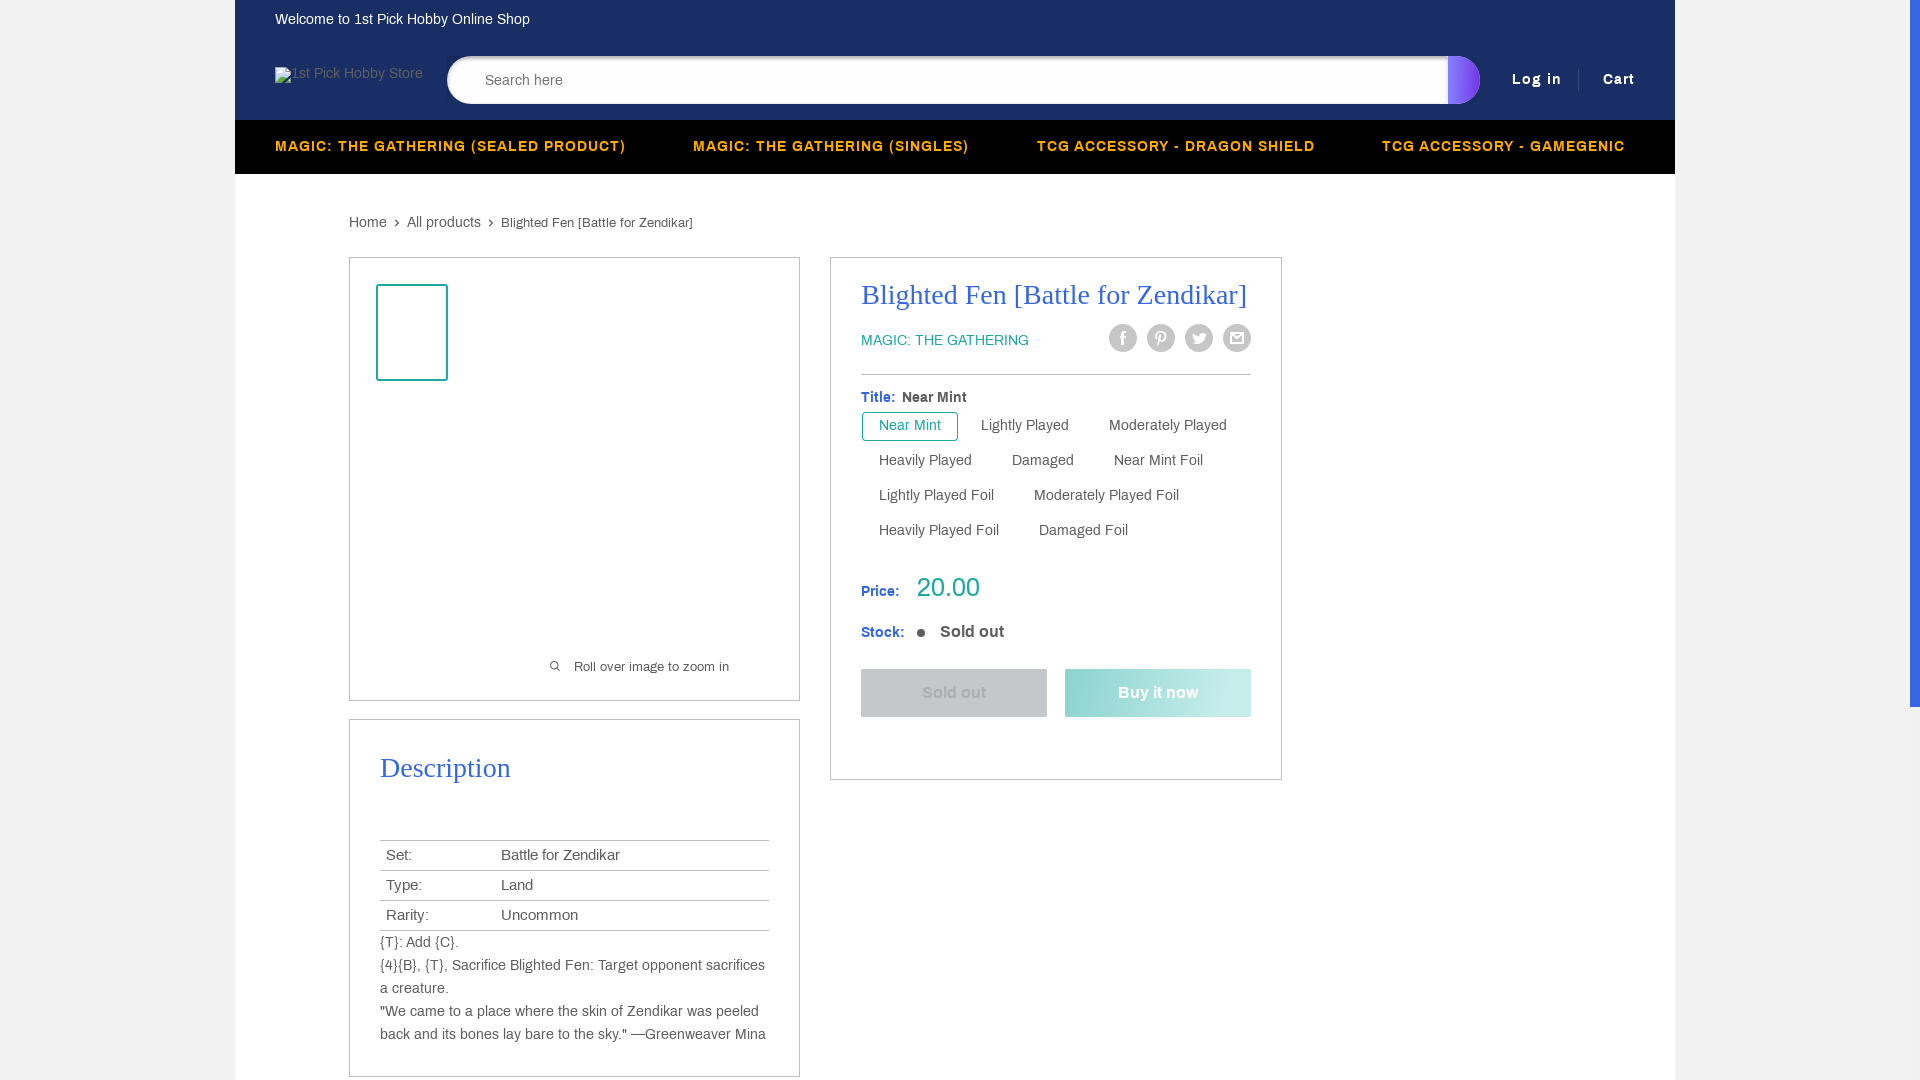 This screenshot has height=1080, width=1920. Describe the element at coordinates (454, 145) in the screenshot. I see `'MAGIC: THE GATHERING (SEALED PRODUCT)  '` at that location.